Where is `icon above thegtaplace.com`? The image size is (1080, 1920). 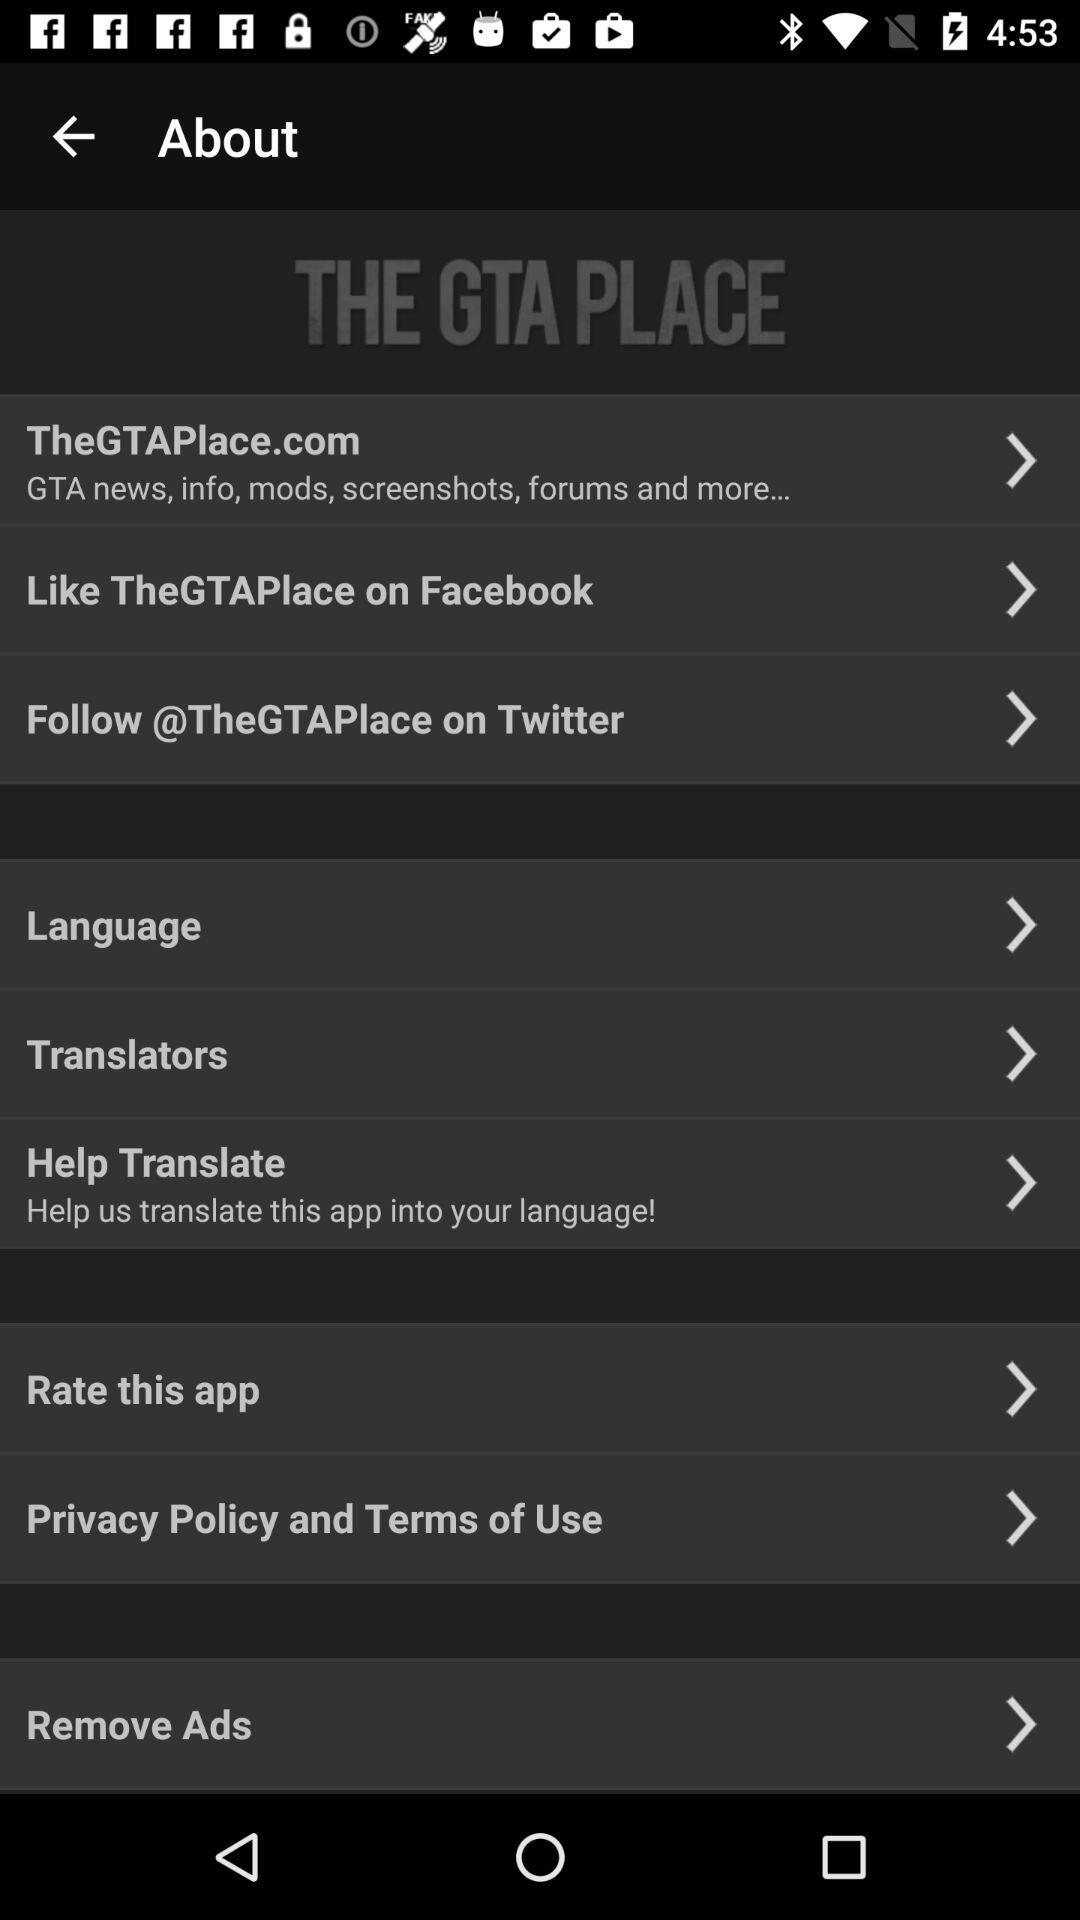
icon above thegtaplace.com is located at coordinates (540, 301).